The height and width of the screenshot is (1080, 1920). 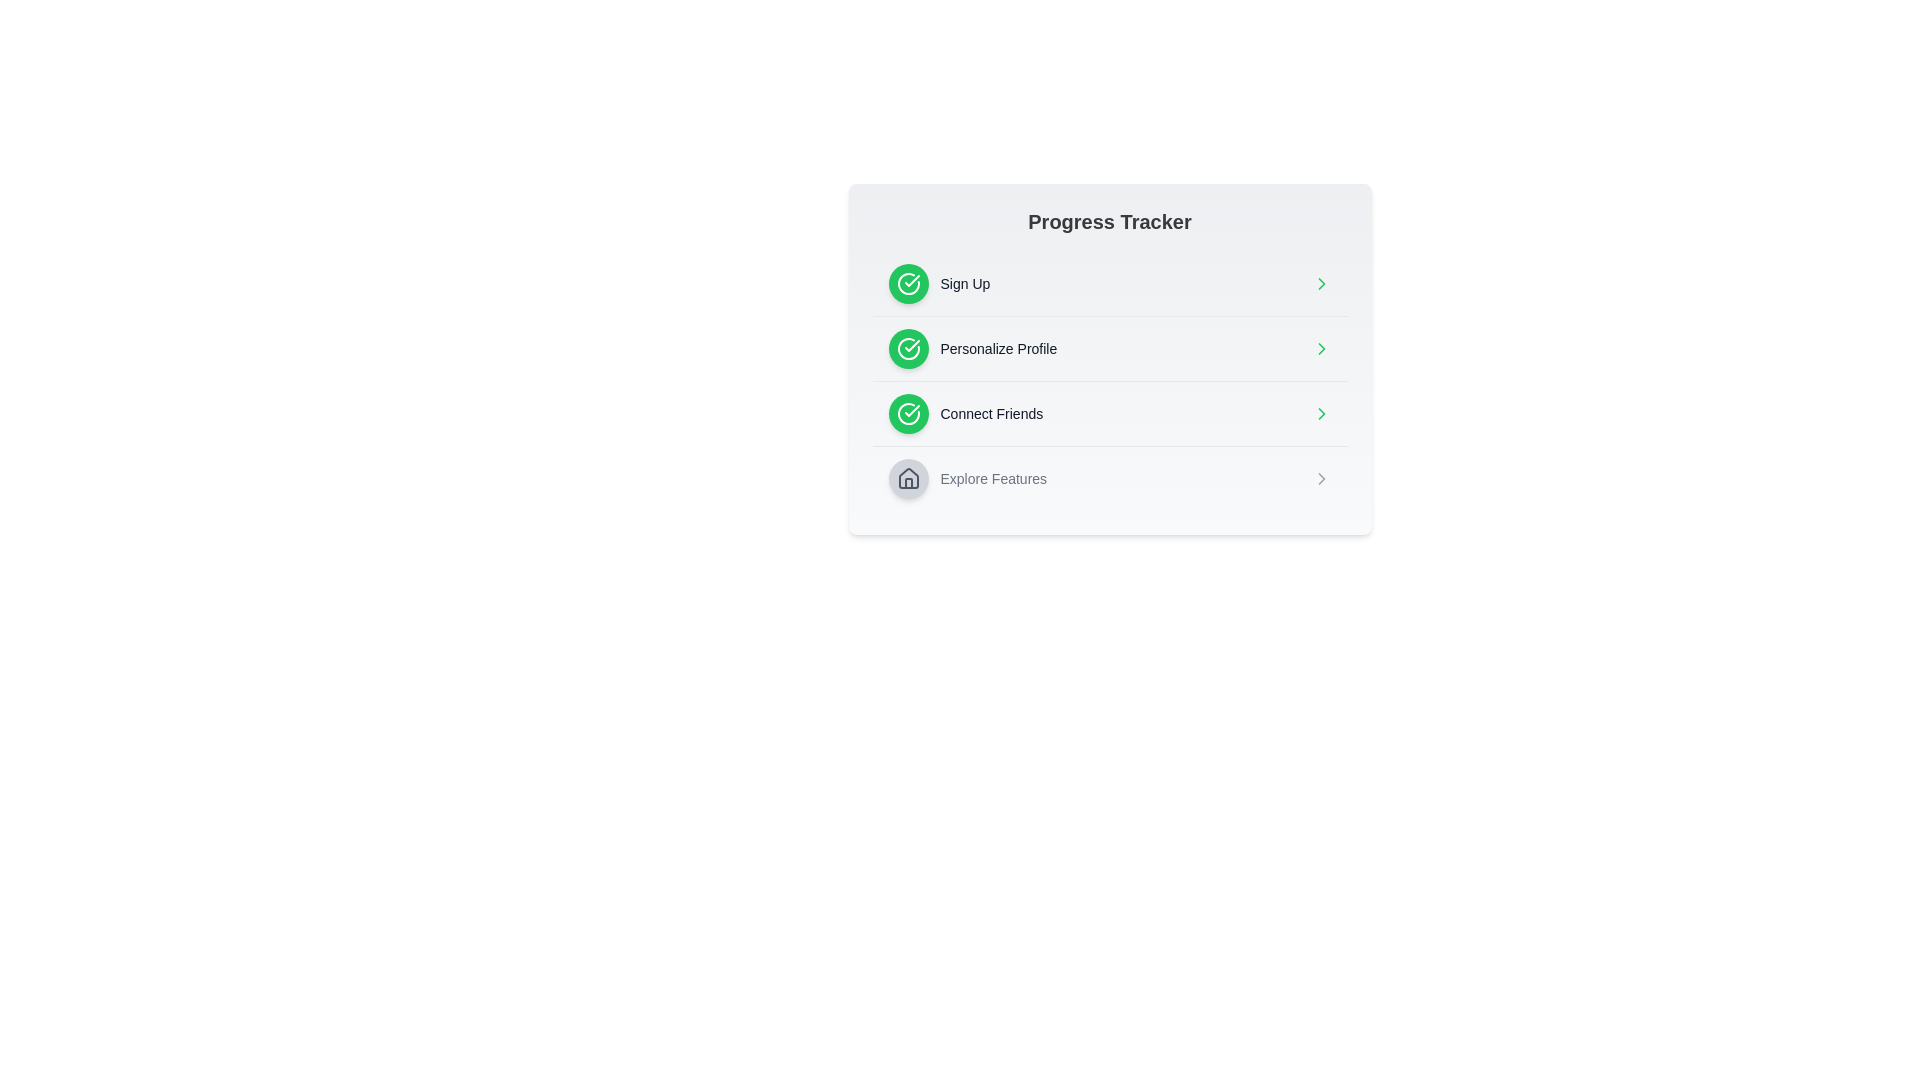 What do you see at coordinates (972, 347) in the screenshot?
I see `the 'Personalize Profile' step in the Progress Tracker, which indicates that this step has been completed` at bounding box center [972, 347].